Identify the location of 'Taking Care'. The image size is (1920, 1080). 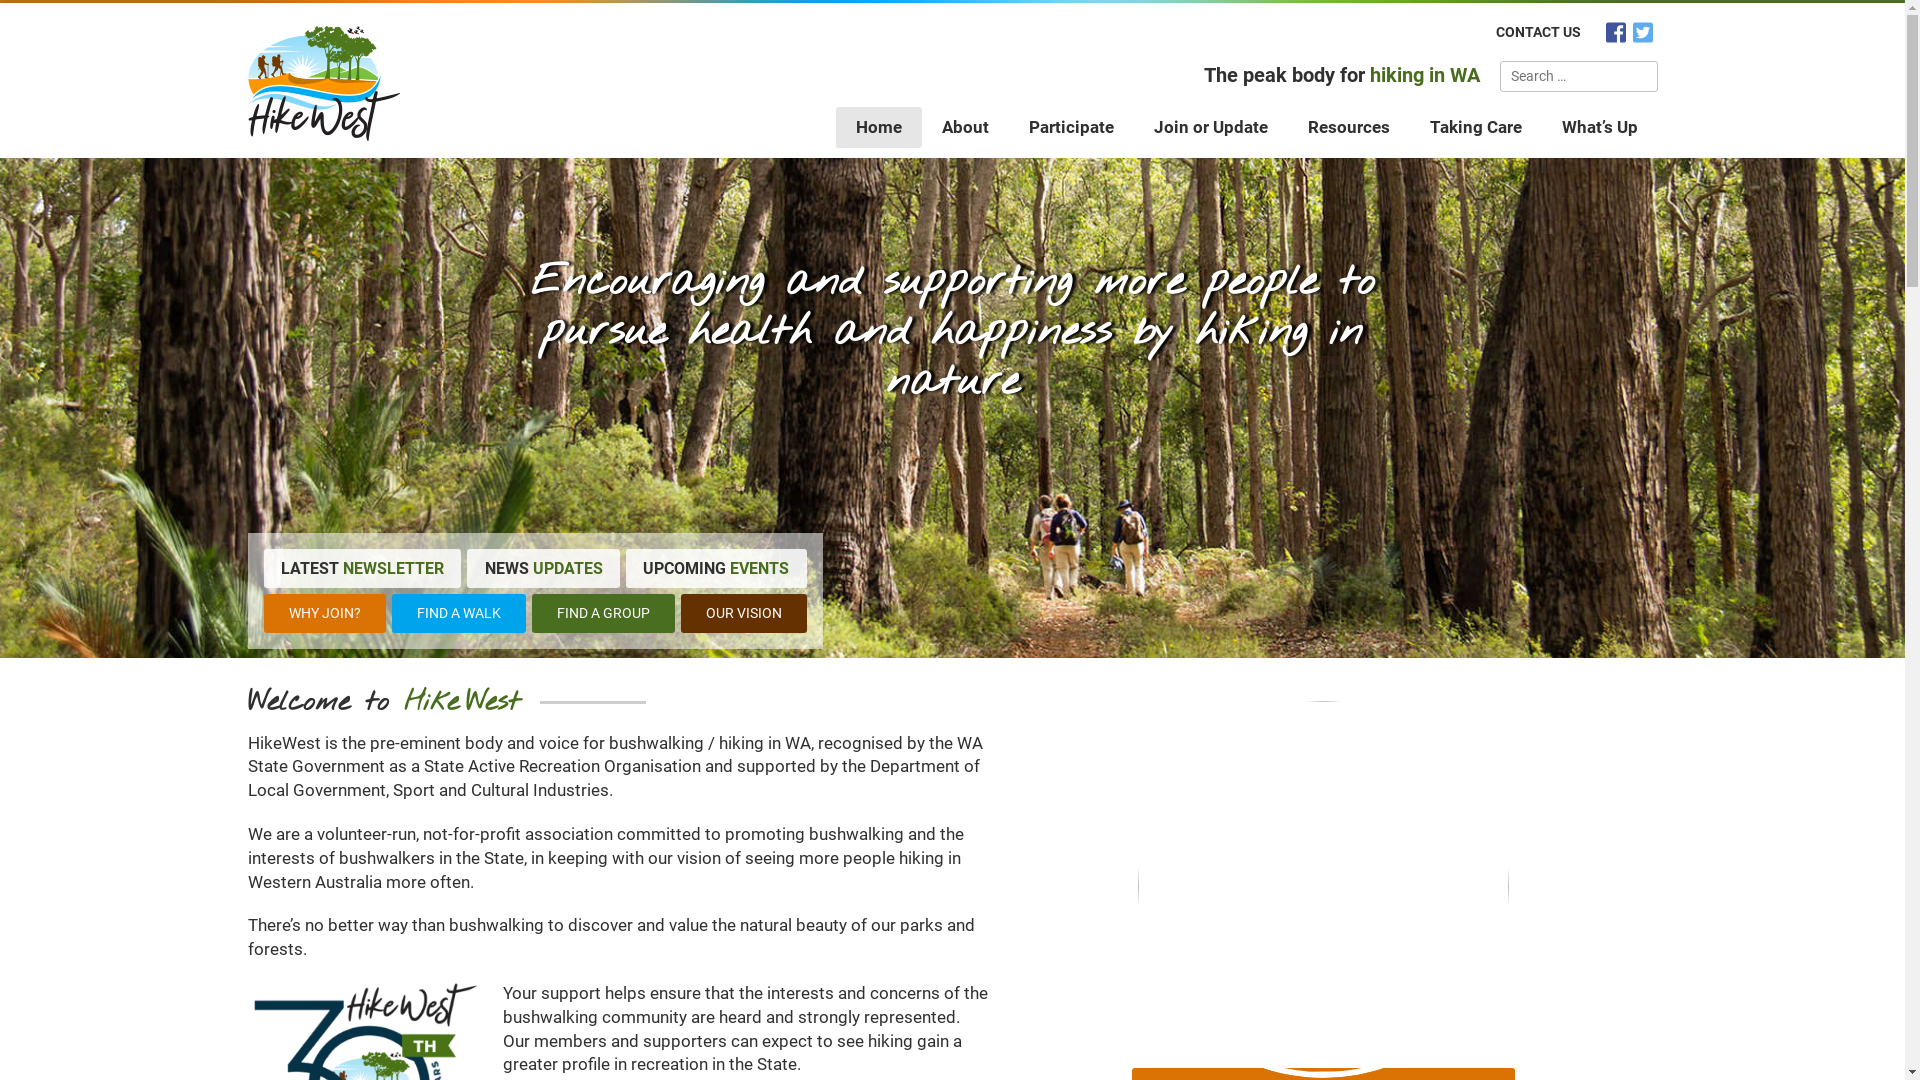
(1476, 126).